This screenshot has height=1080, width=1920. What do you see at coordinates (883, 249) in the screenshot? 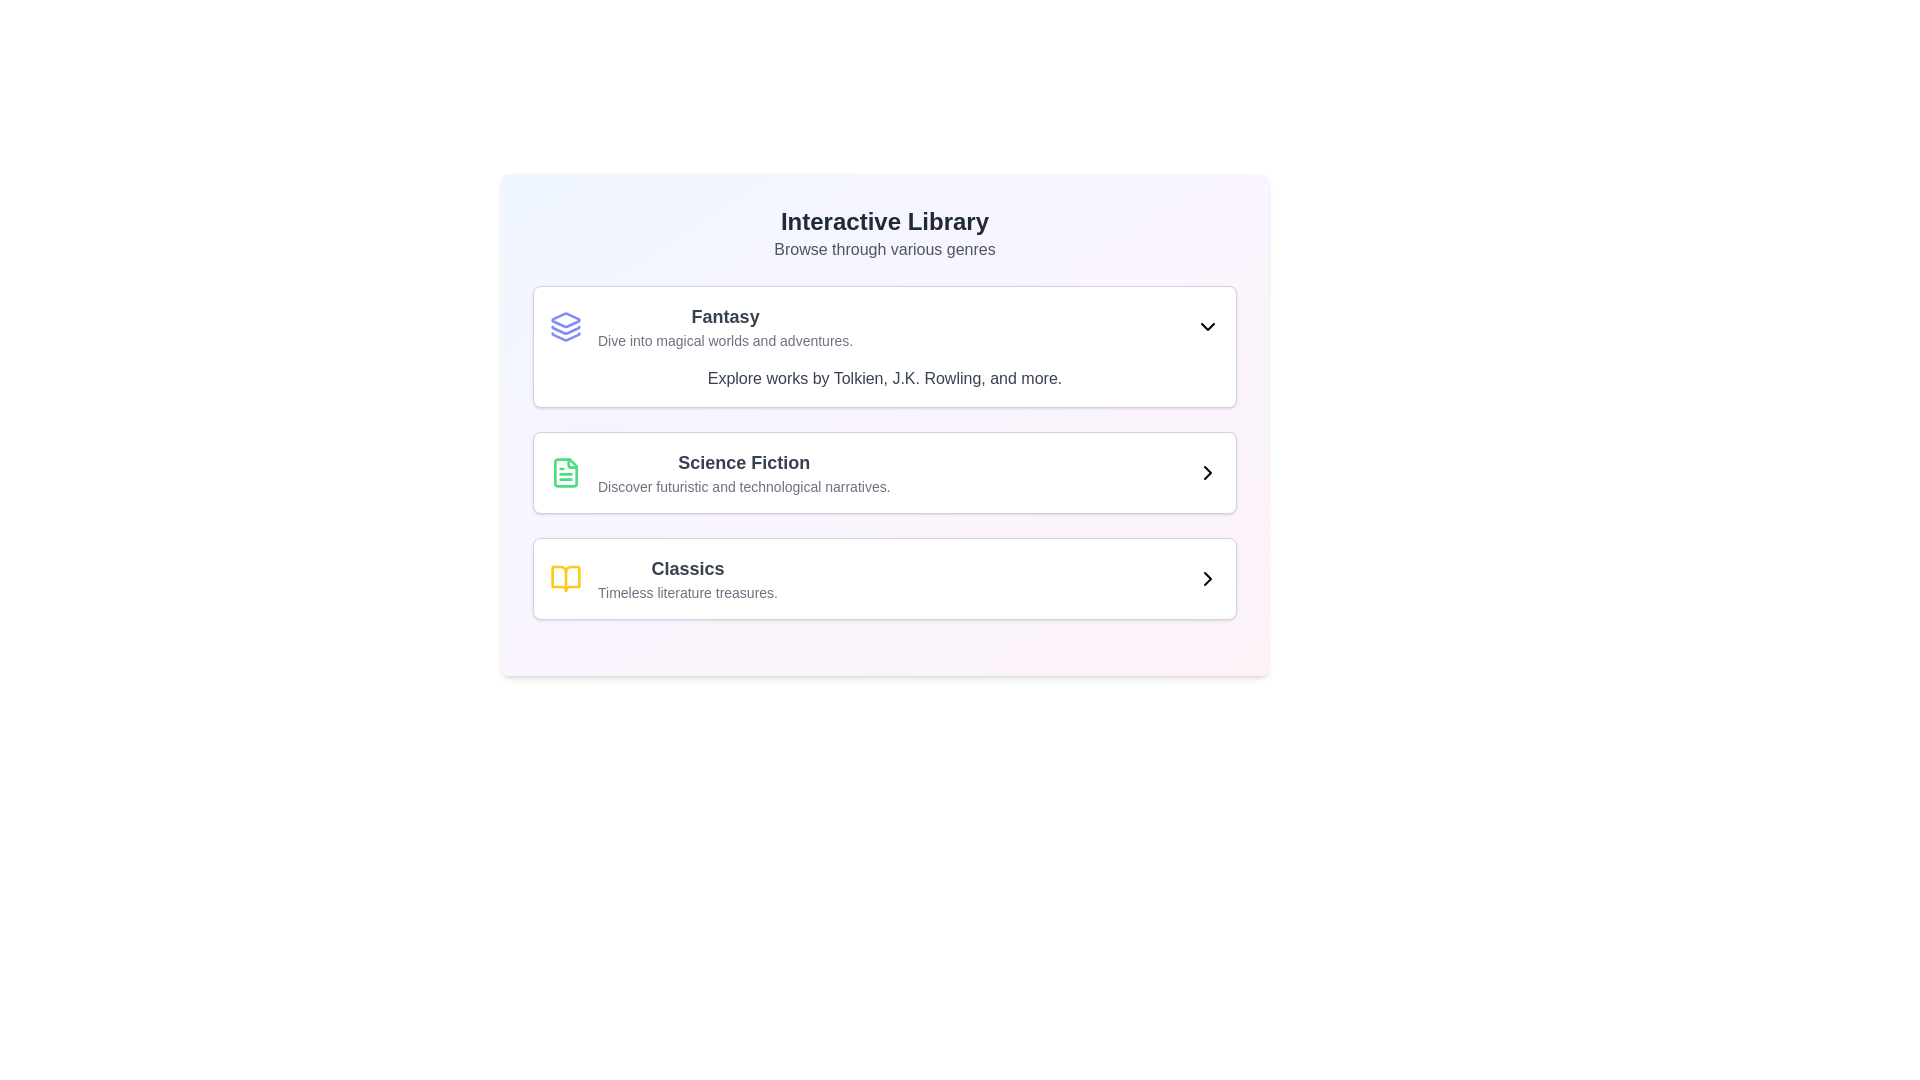
I see `the static descriptive tagline element that provides guidance for navigating the content below, located within the 'Interactive Library' section` at bounding box center [883, 249].